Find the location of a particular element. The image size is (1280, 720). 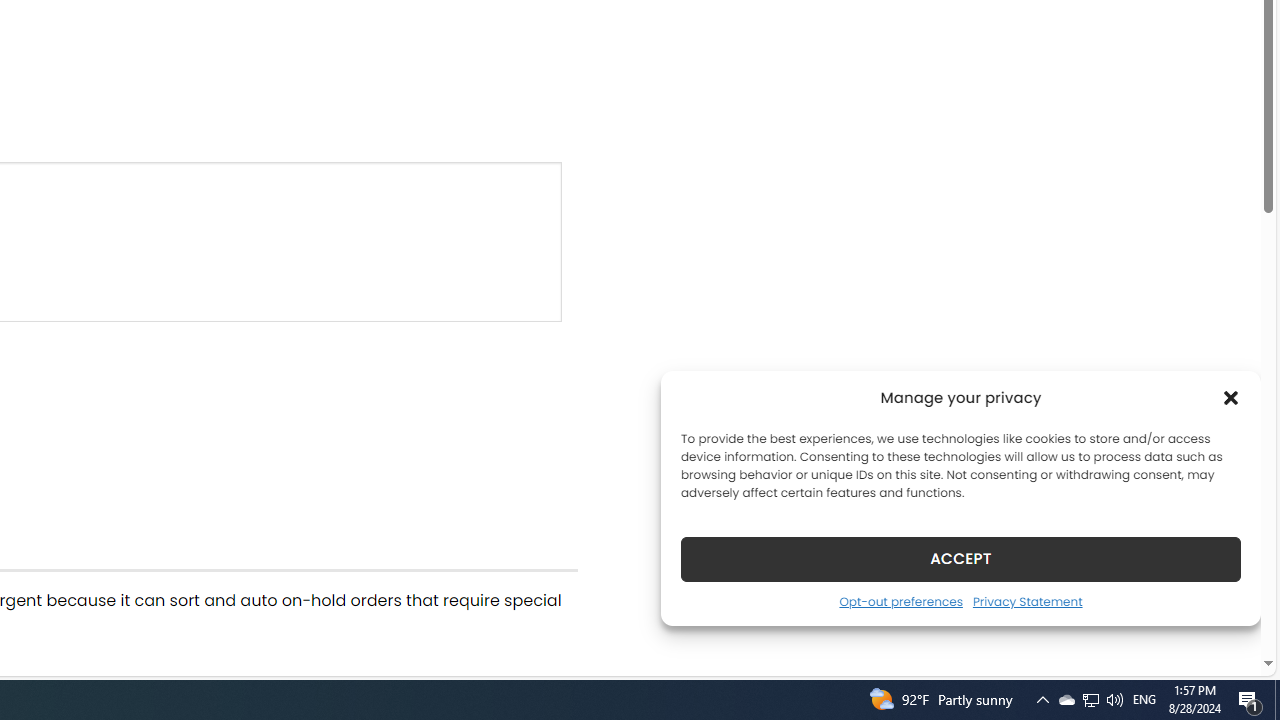

'Privacy Statement' is located at coordinates (1027, 600).